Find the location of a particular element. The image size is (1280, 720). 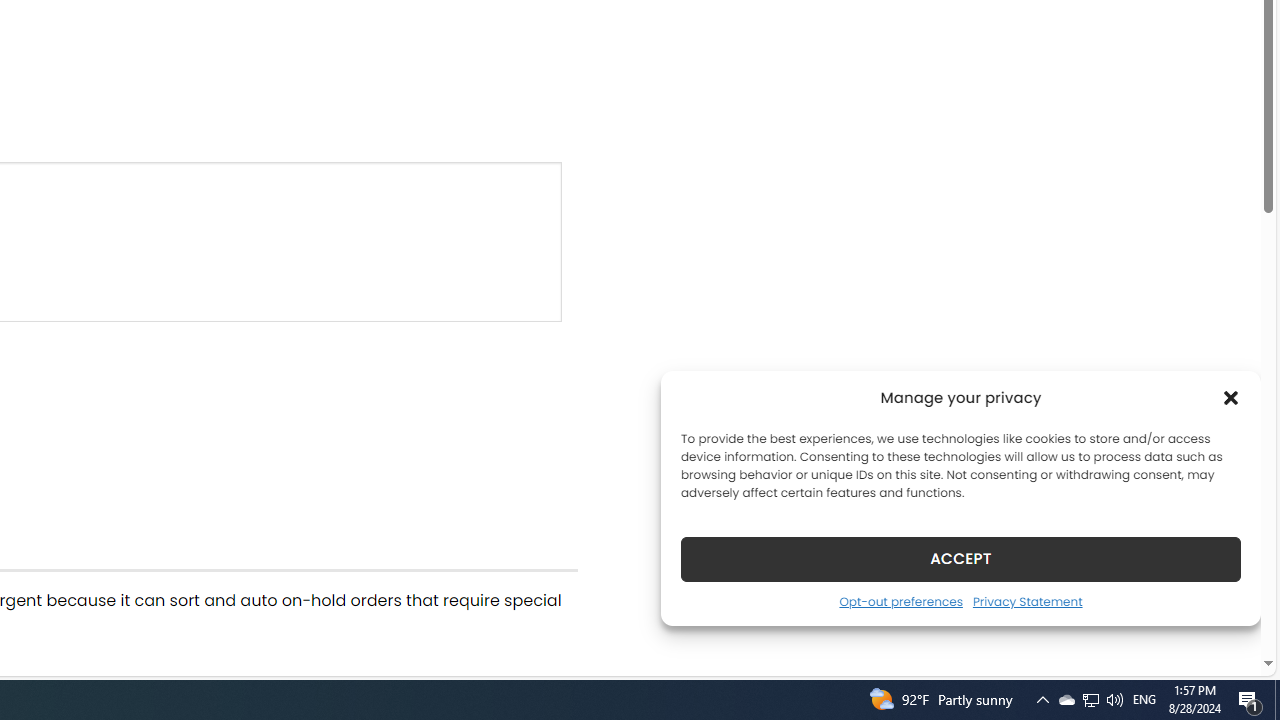

'Privacy Statement' is located at coordinates (1027, 600).